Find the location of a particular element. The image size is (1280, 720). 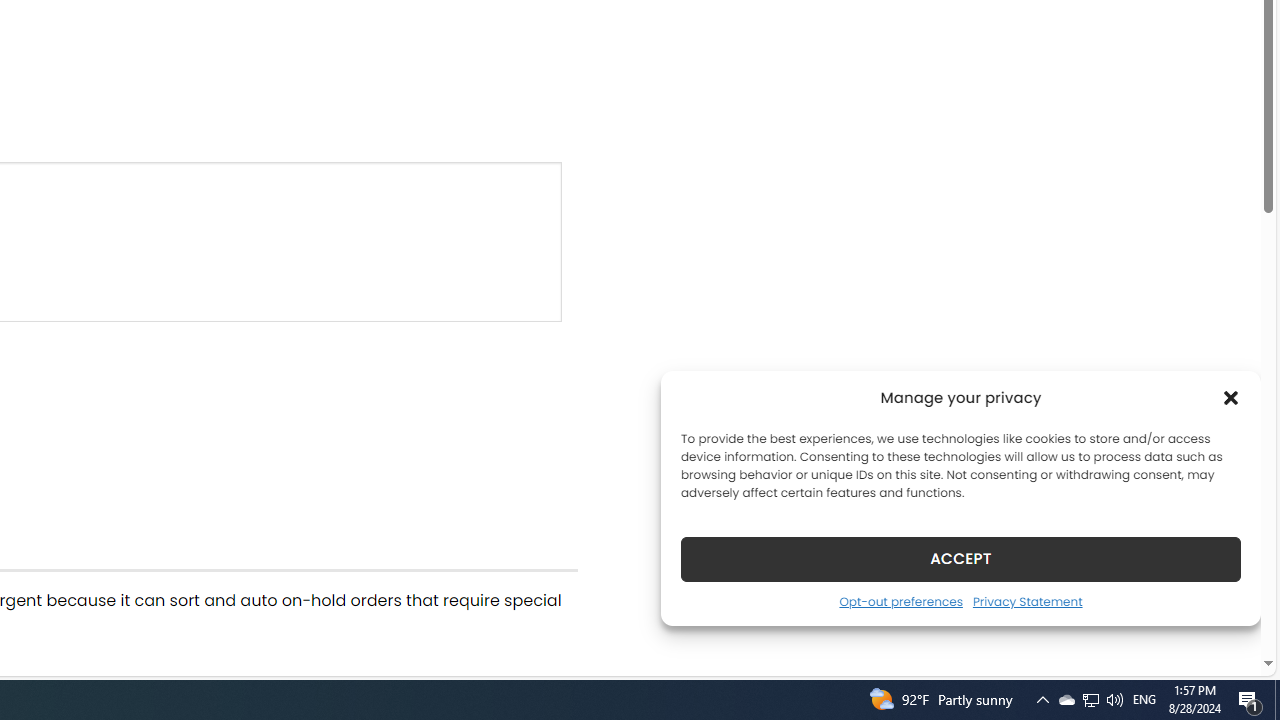

'Privacy Statement' is located at coordinates (1027, 600).